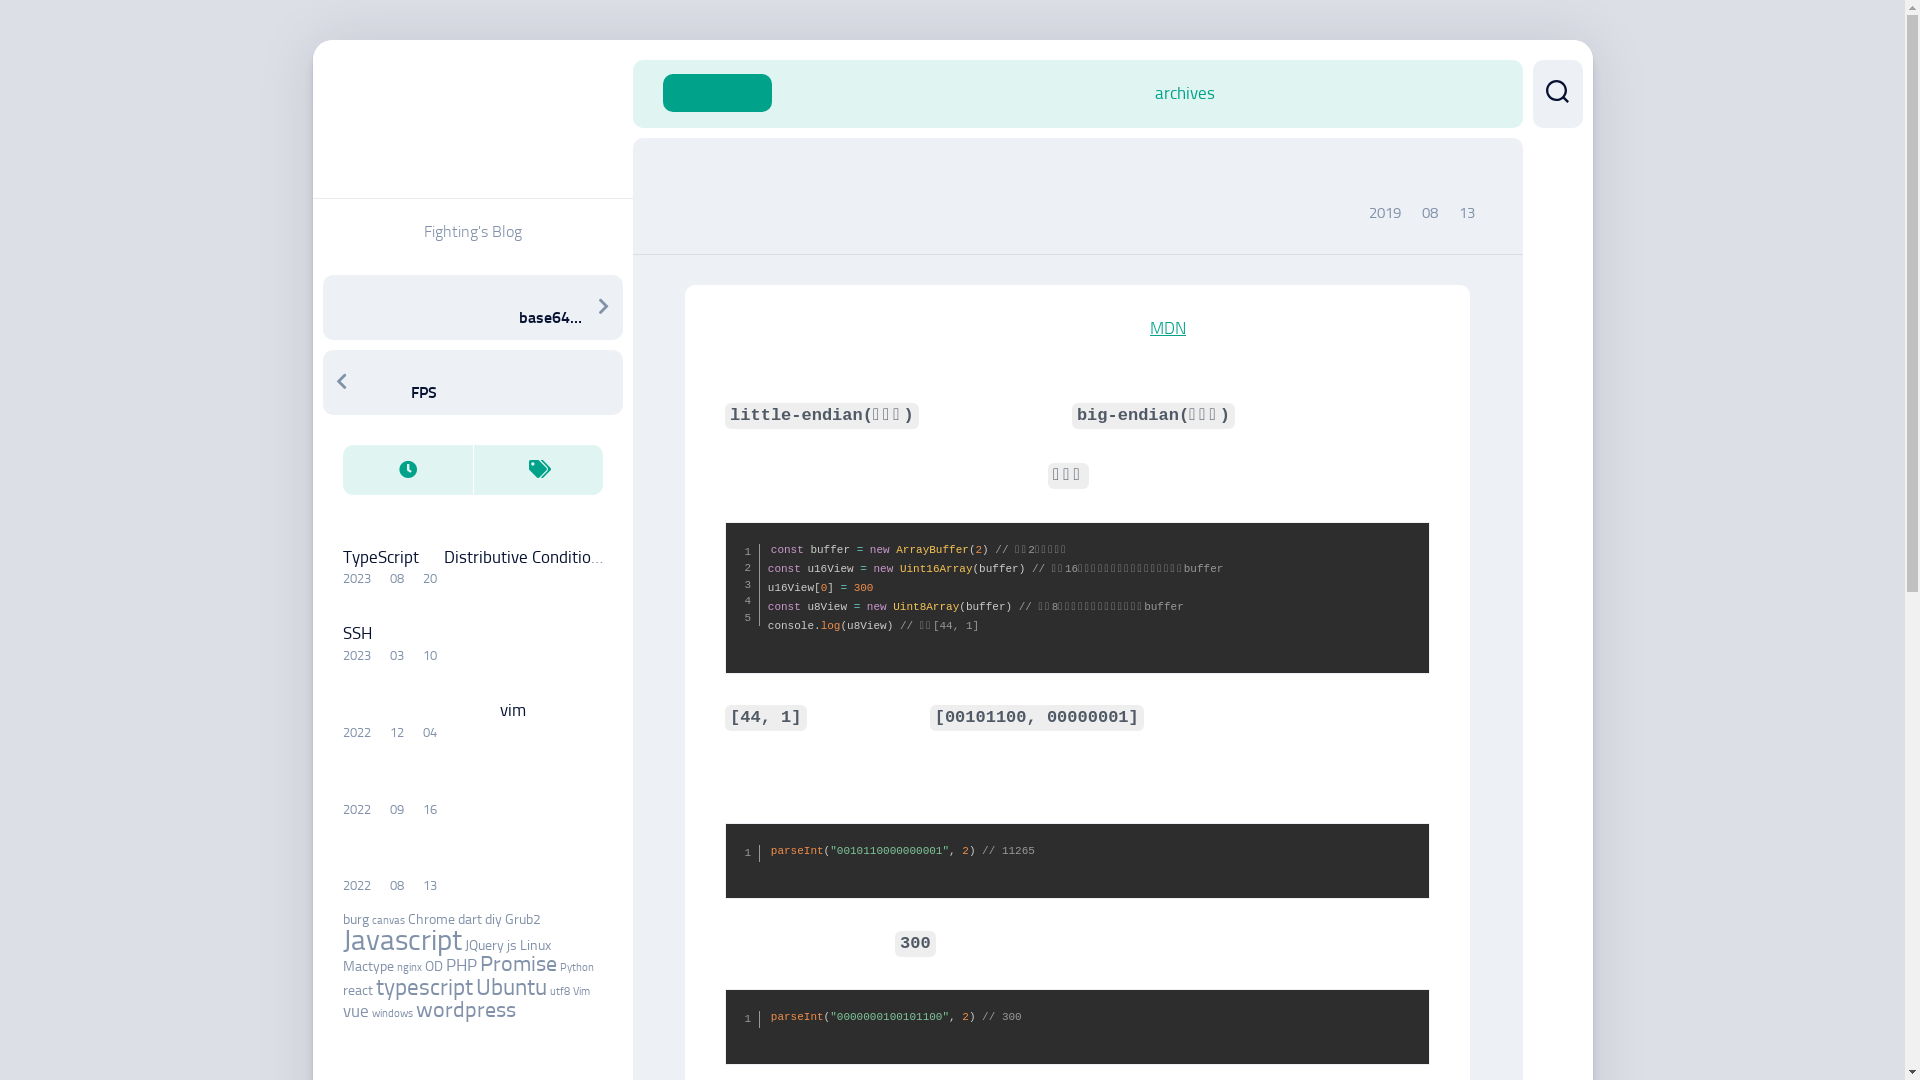 Image resolution: width=1920 pixels, height=1080 pixels. What do you see at coordinates (464, 1010) in the screenshot?
I see `'wordpress'` at bounding box center [464, 1010].